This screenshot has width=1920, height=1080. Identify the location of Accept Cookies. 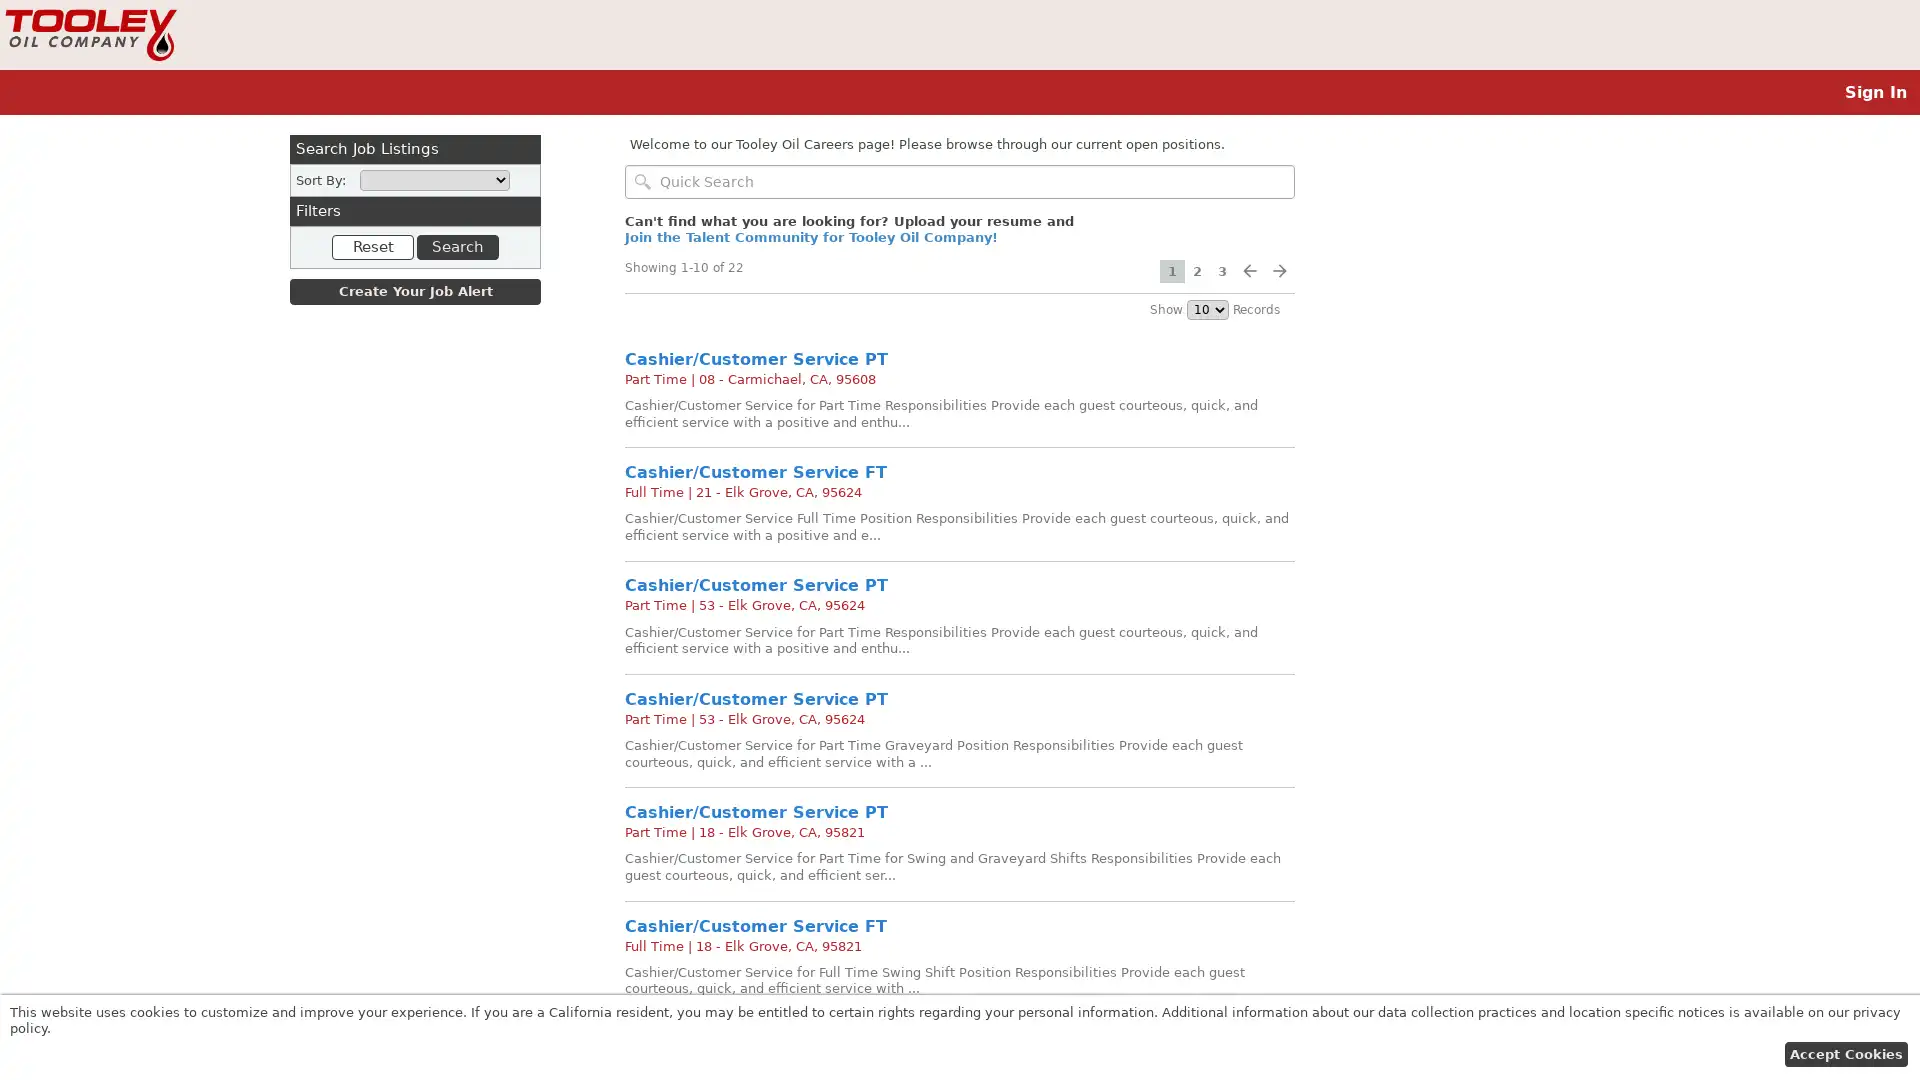
(1844, 1053).